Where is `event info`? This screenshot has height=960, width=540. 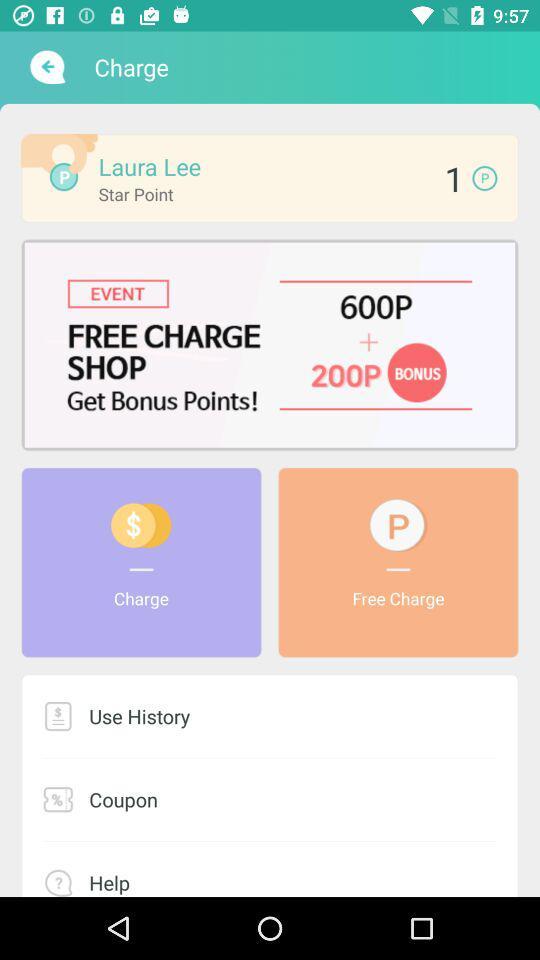
event info is located at coordinates (270, 345).